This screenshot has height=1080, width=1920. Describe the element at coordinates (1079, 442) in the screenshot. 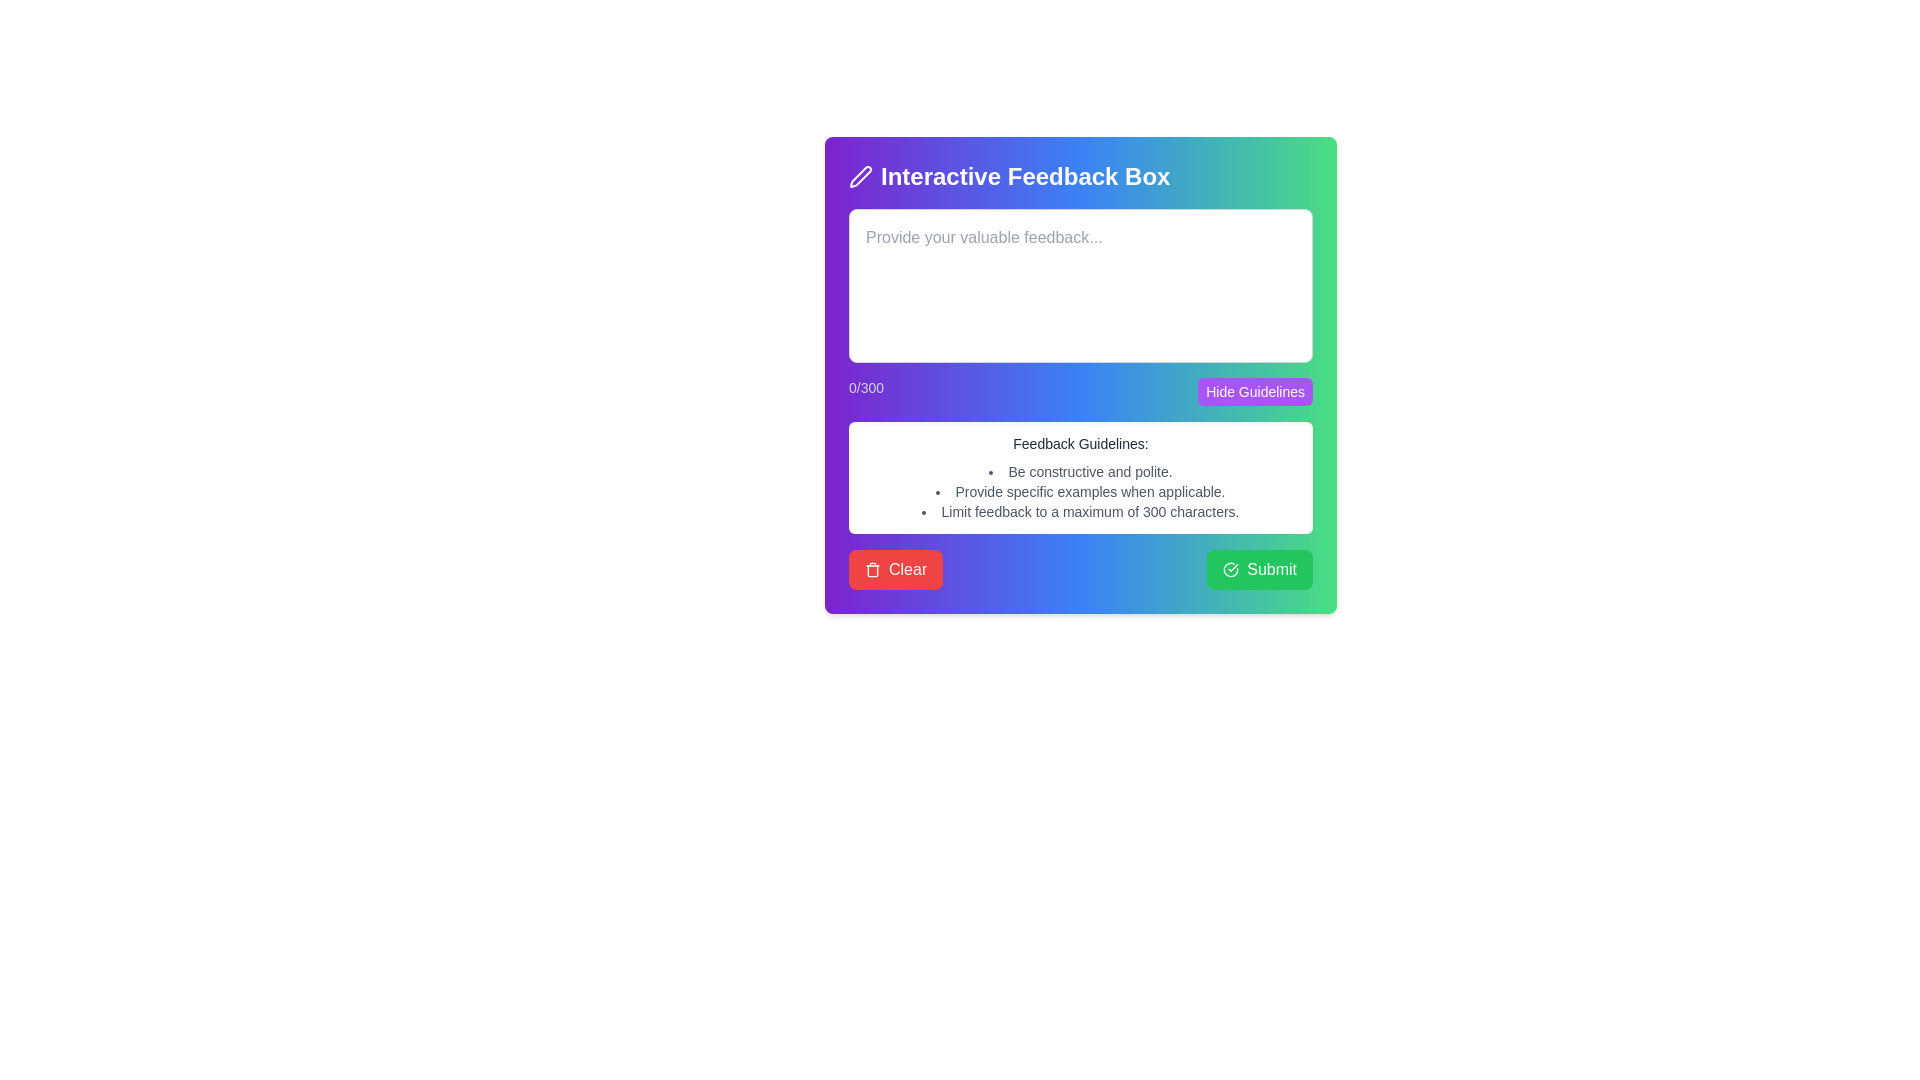

I see `text of the header labeled 'Feedback Guidelines:' which is styled in black or dark grey and is positioned above the bulleted list of feedback suggestions in the feedback box interface` at that location.